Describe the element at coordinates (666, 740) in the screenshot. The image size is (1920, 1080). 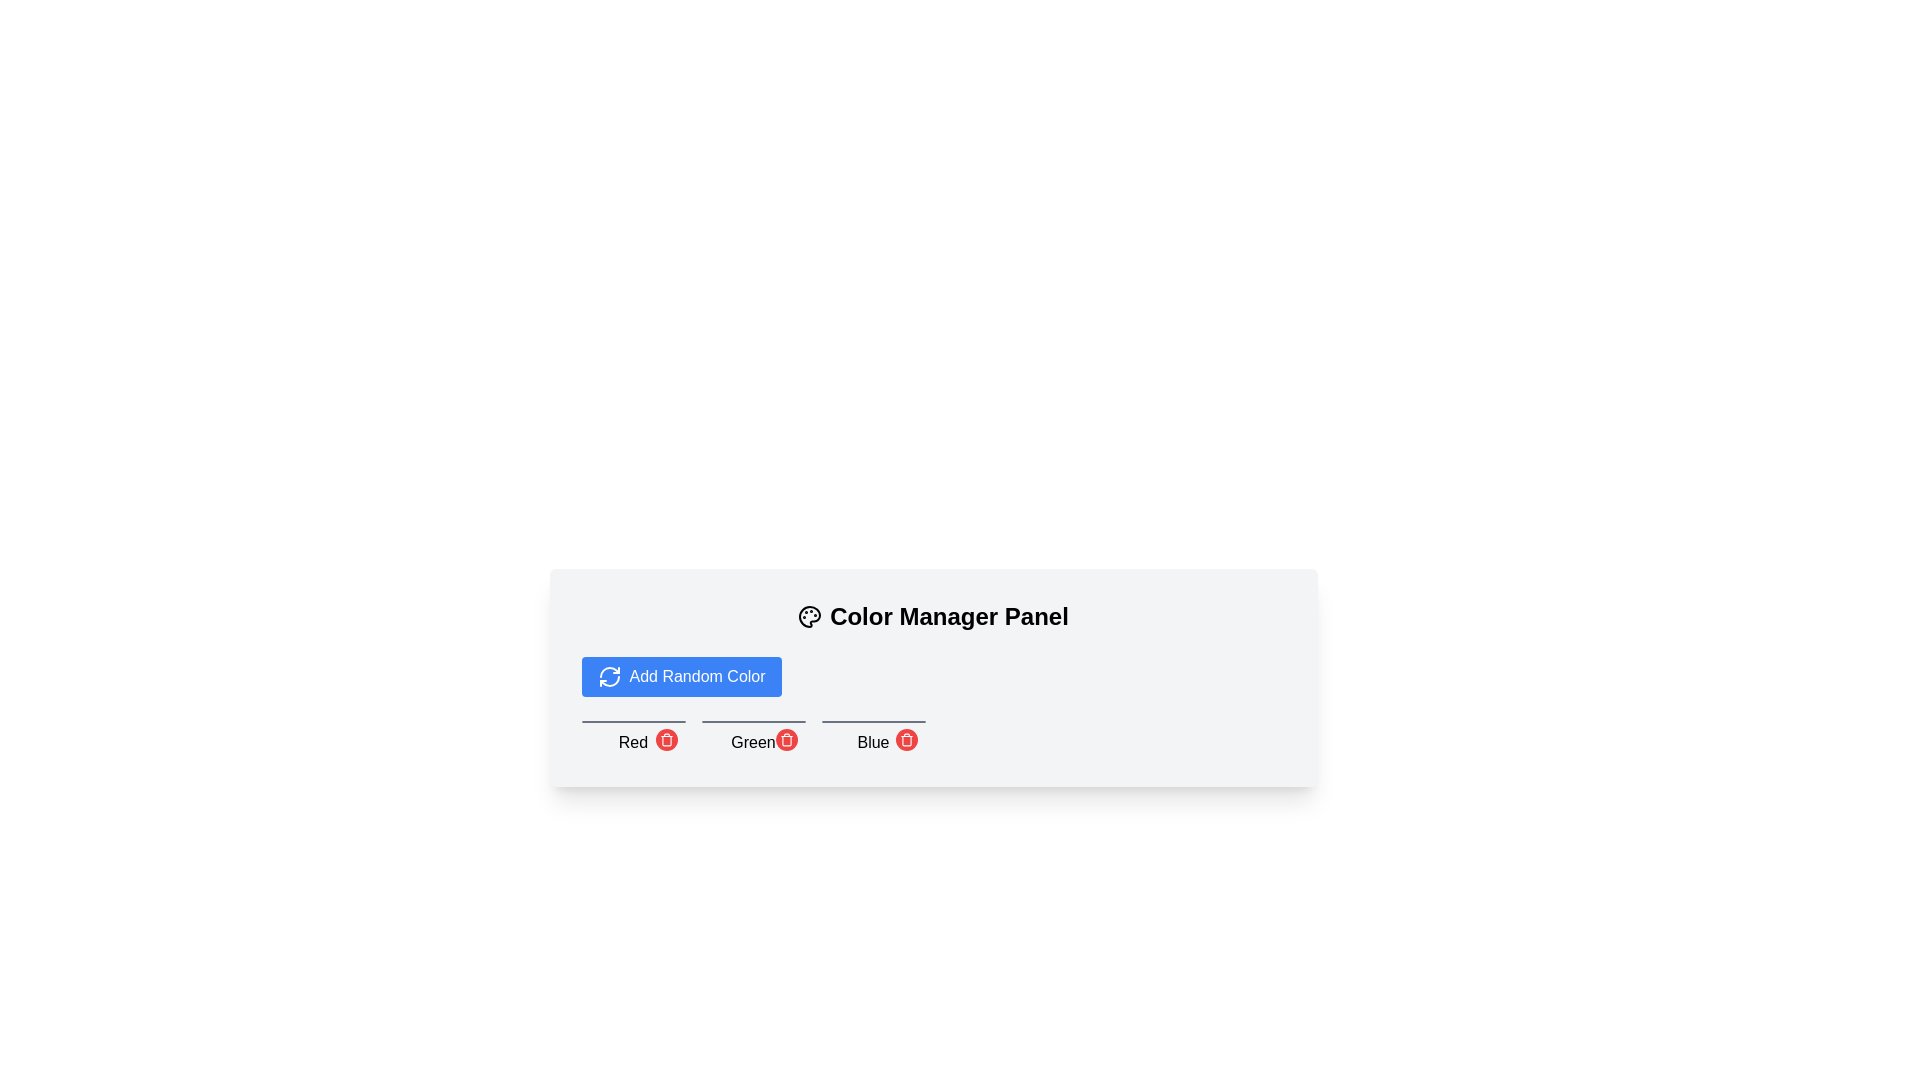
I see `the small red trash can icon button, which is part of the Color Manager Panel and is located next to the 'Red' label, to possibly reveal a tooltip` at that location.